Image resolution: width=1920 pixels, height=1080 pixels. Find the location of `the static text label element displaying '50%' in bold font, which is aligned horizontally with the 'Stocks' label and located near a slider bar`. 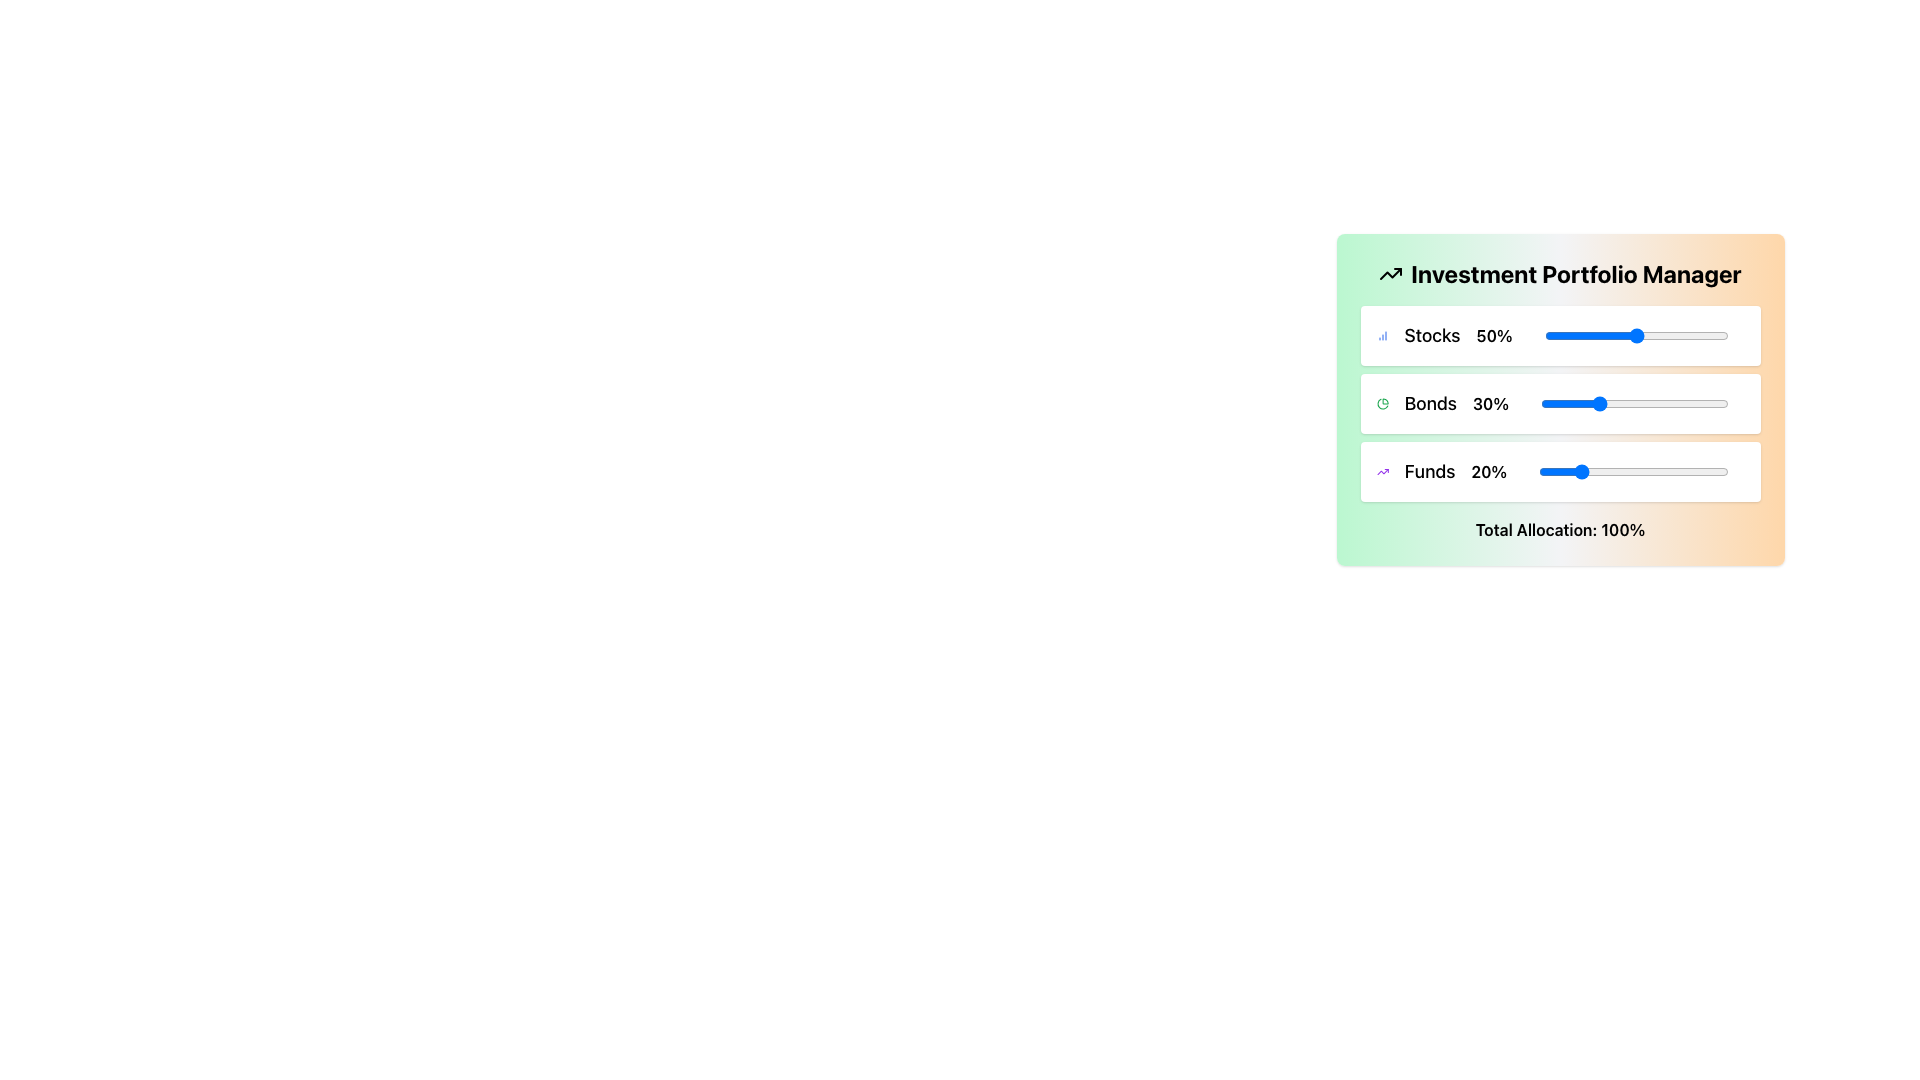

the static text label element displaying '50%' in bold font, which is aligned horizontally with the 'Stocks' label and located near a slider bar is located at coordinates (1494, 334).